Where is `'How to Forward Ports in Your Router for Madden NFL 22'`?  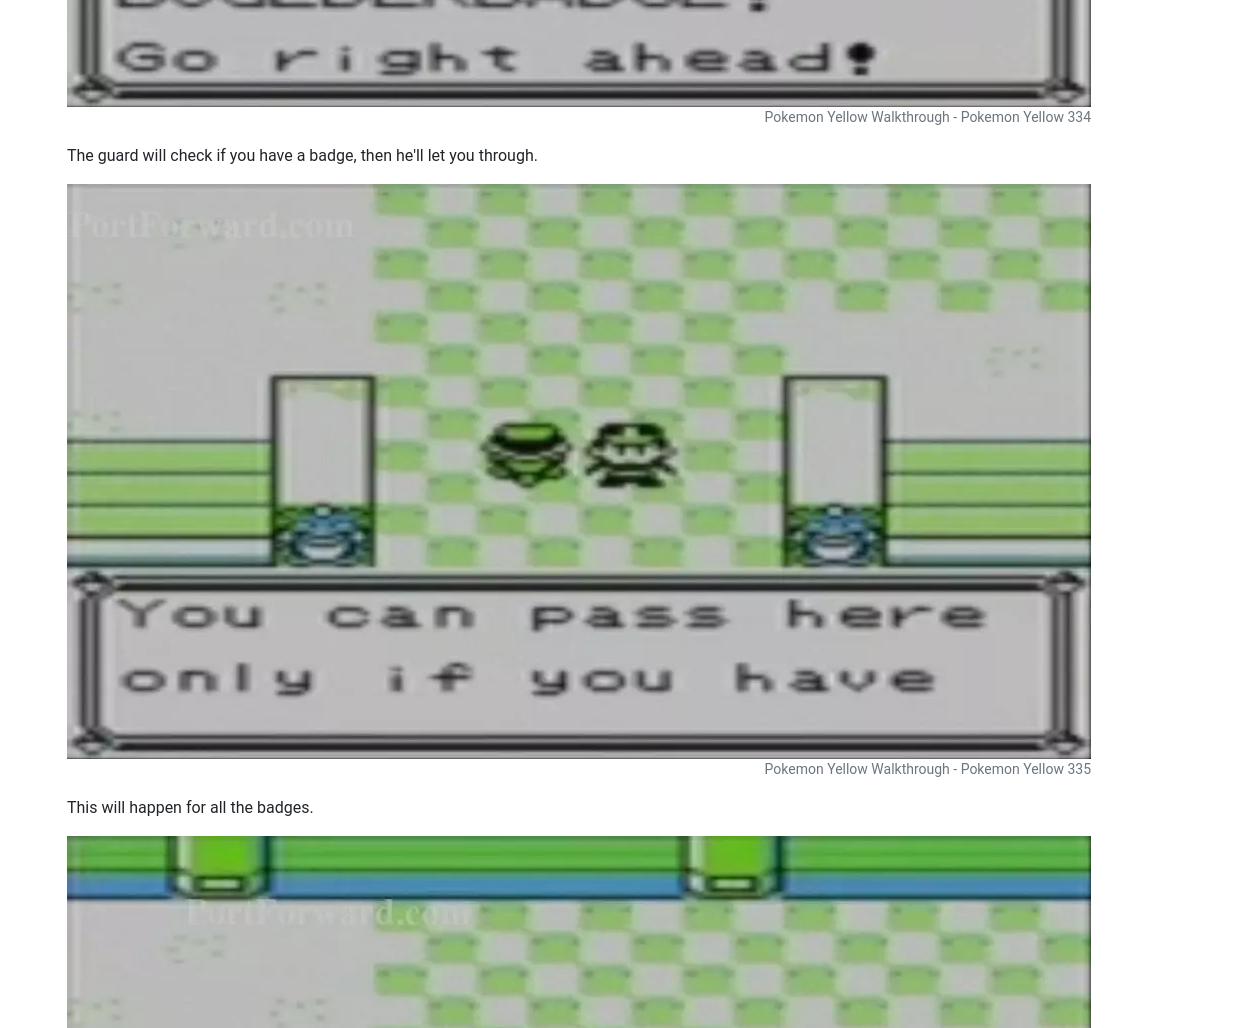
'How to Forward Ports in Your Router for Madden NFL 22' is located at coordinates (481, 162).